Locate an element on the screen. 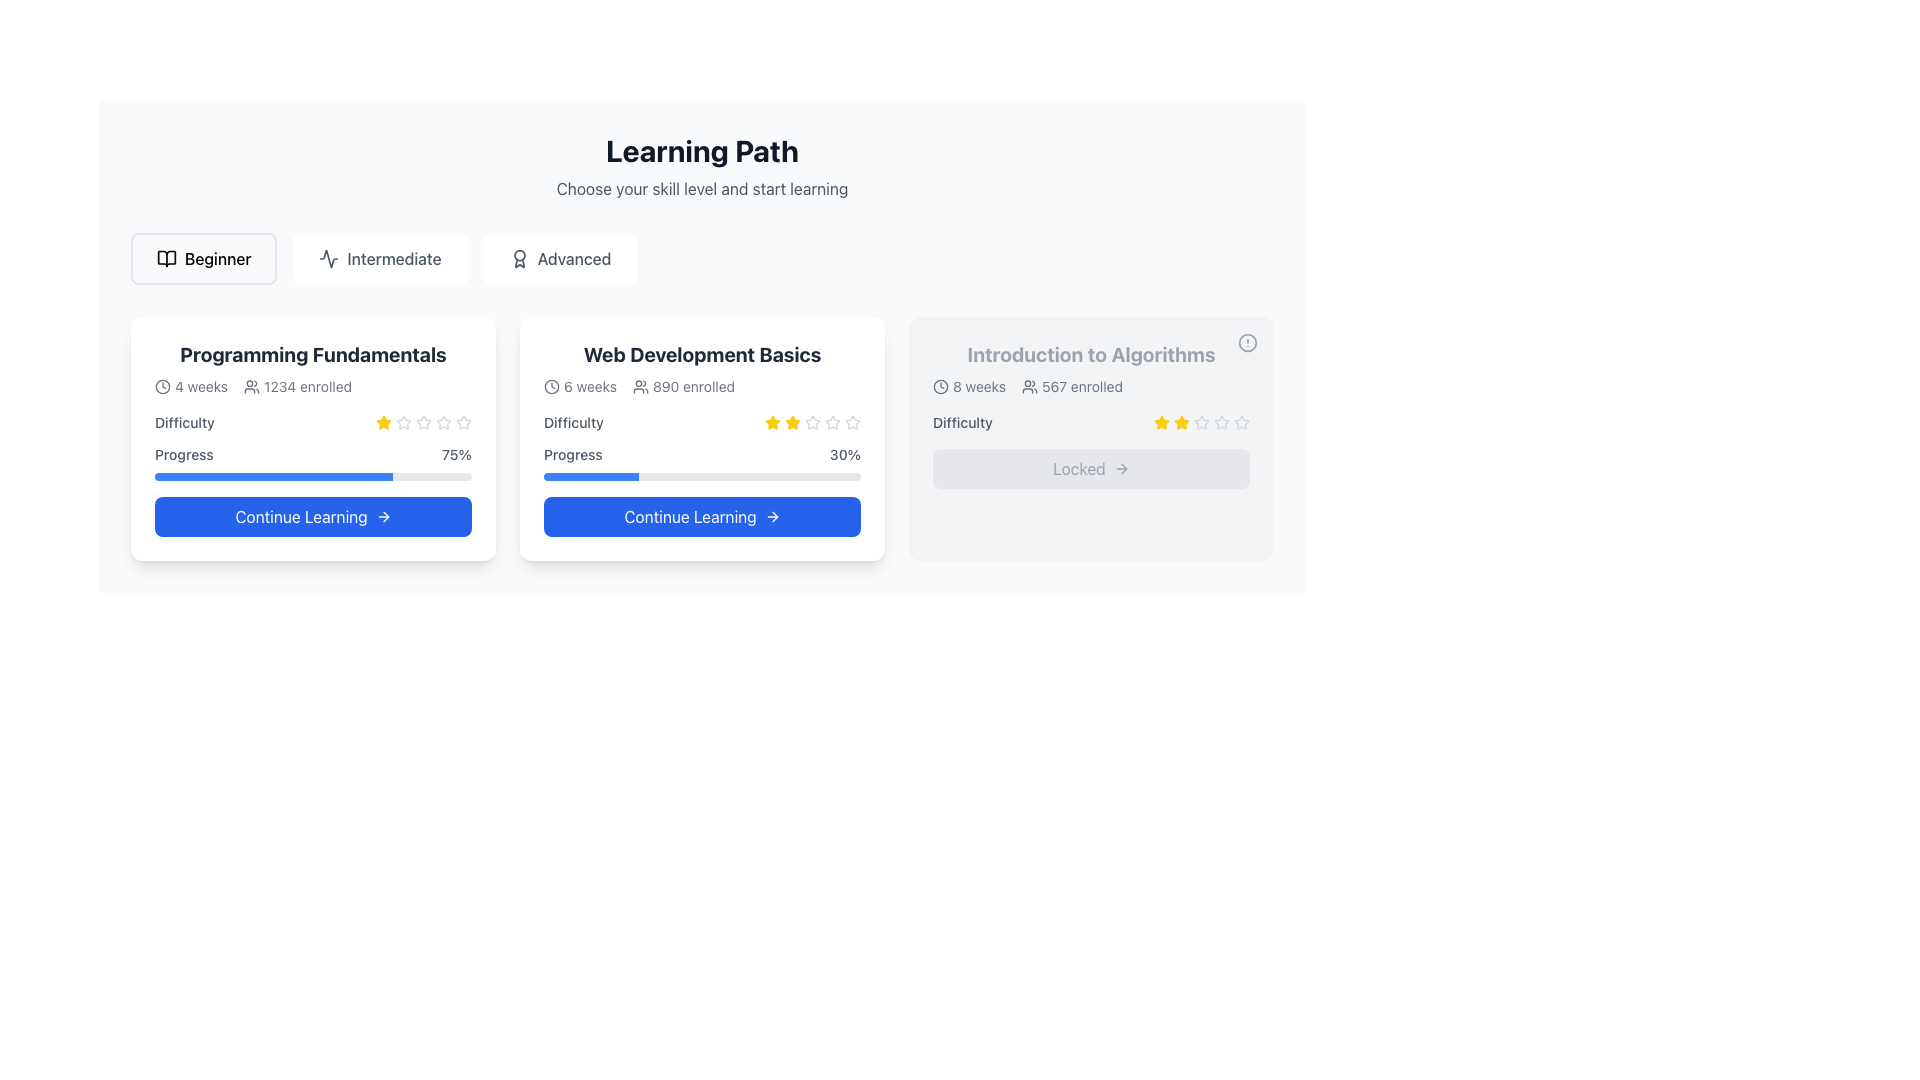 The height and width of the screenshot is (1080, 1920). the Rating Indicator element labeled 'Difficulty' with a filled star, located within the 'Programming Fundamentals' card, positioned above the 'Progress' bar is located at coordinates (312, 422).